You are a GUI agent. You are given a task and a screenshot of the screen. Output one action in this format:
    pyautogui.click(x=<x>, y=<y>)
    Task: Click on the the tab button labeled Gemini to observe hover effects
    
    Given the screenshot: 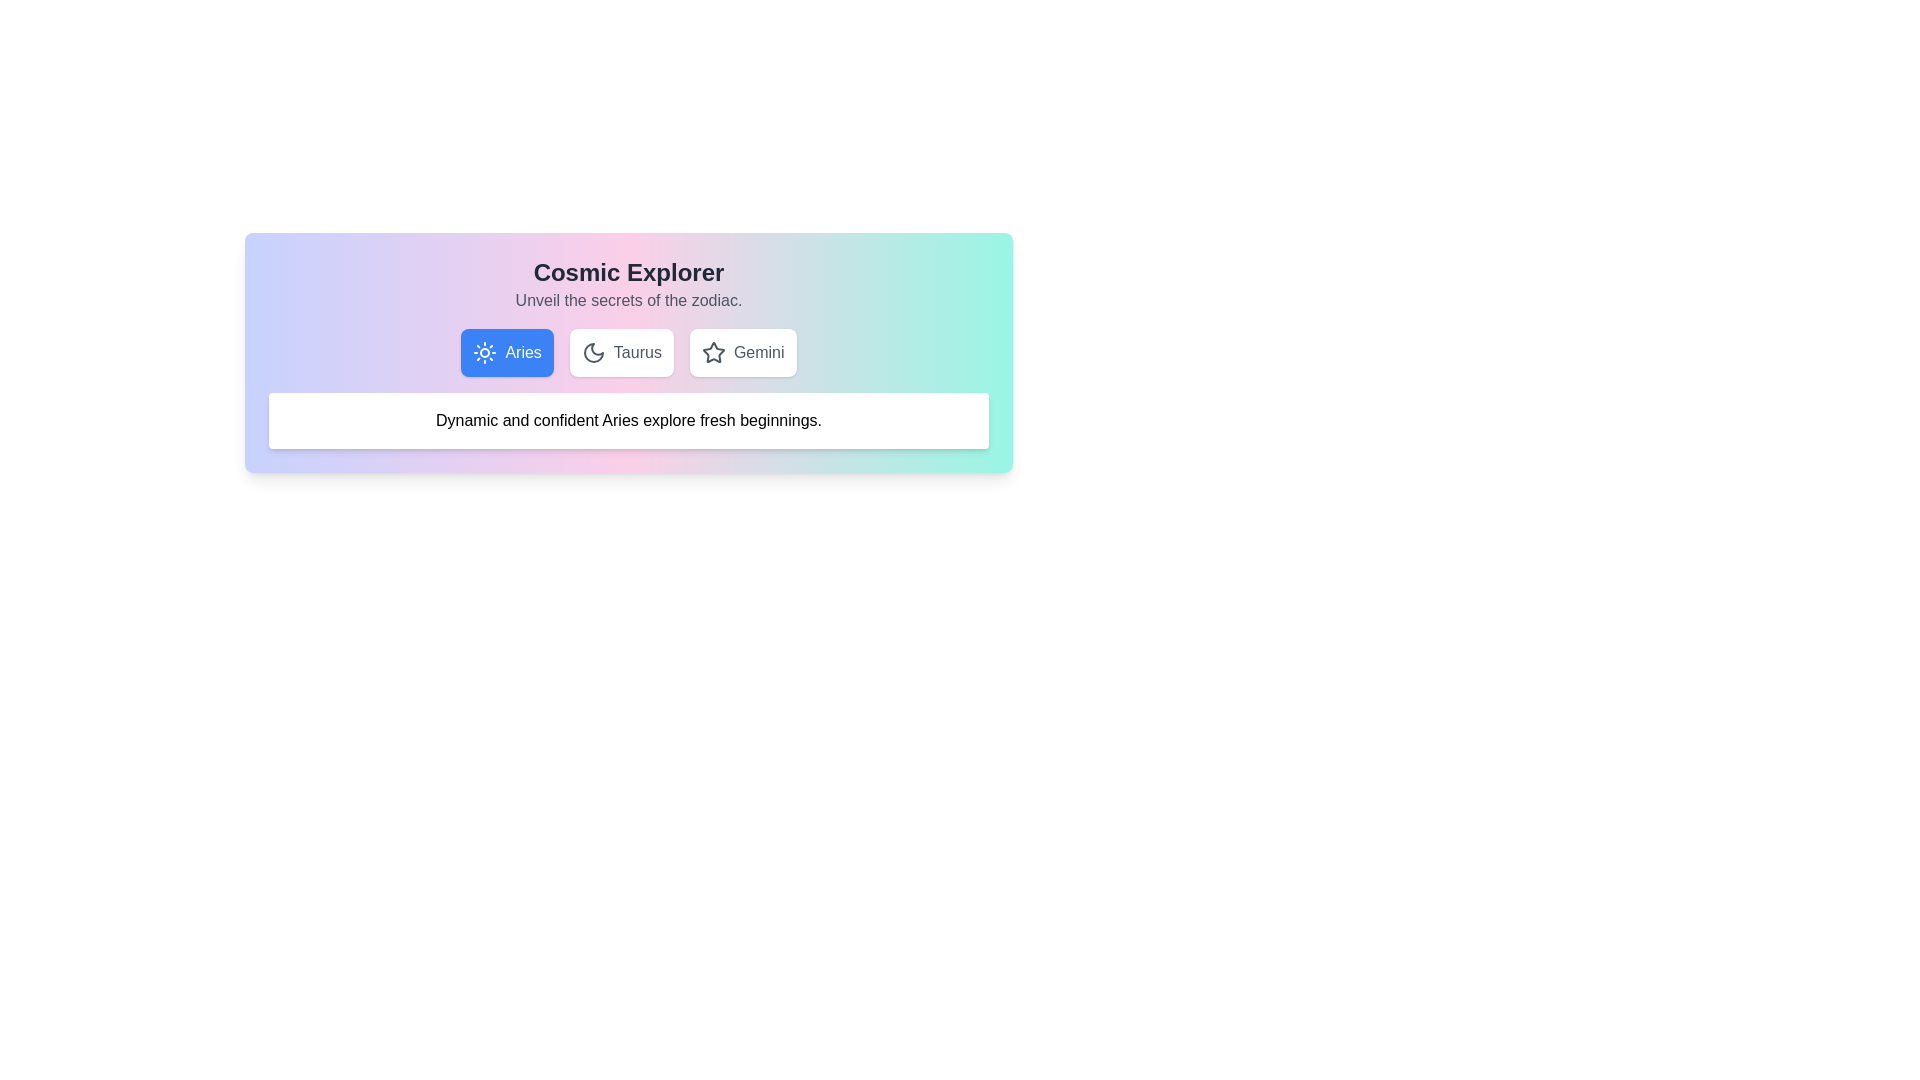 What is the action you would take?
    pyautogui.click(x=742, y=352)
    